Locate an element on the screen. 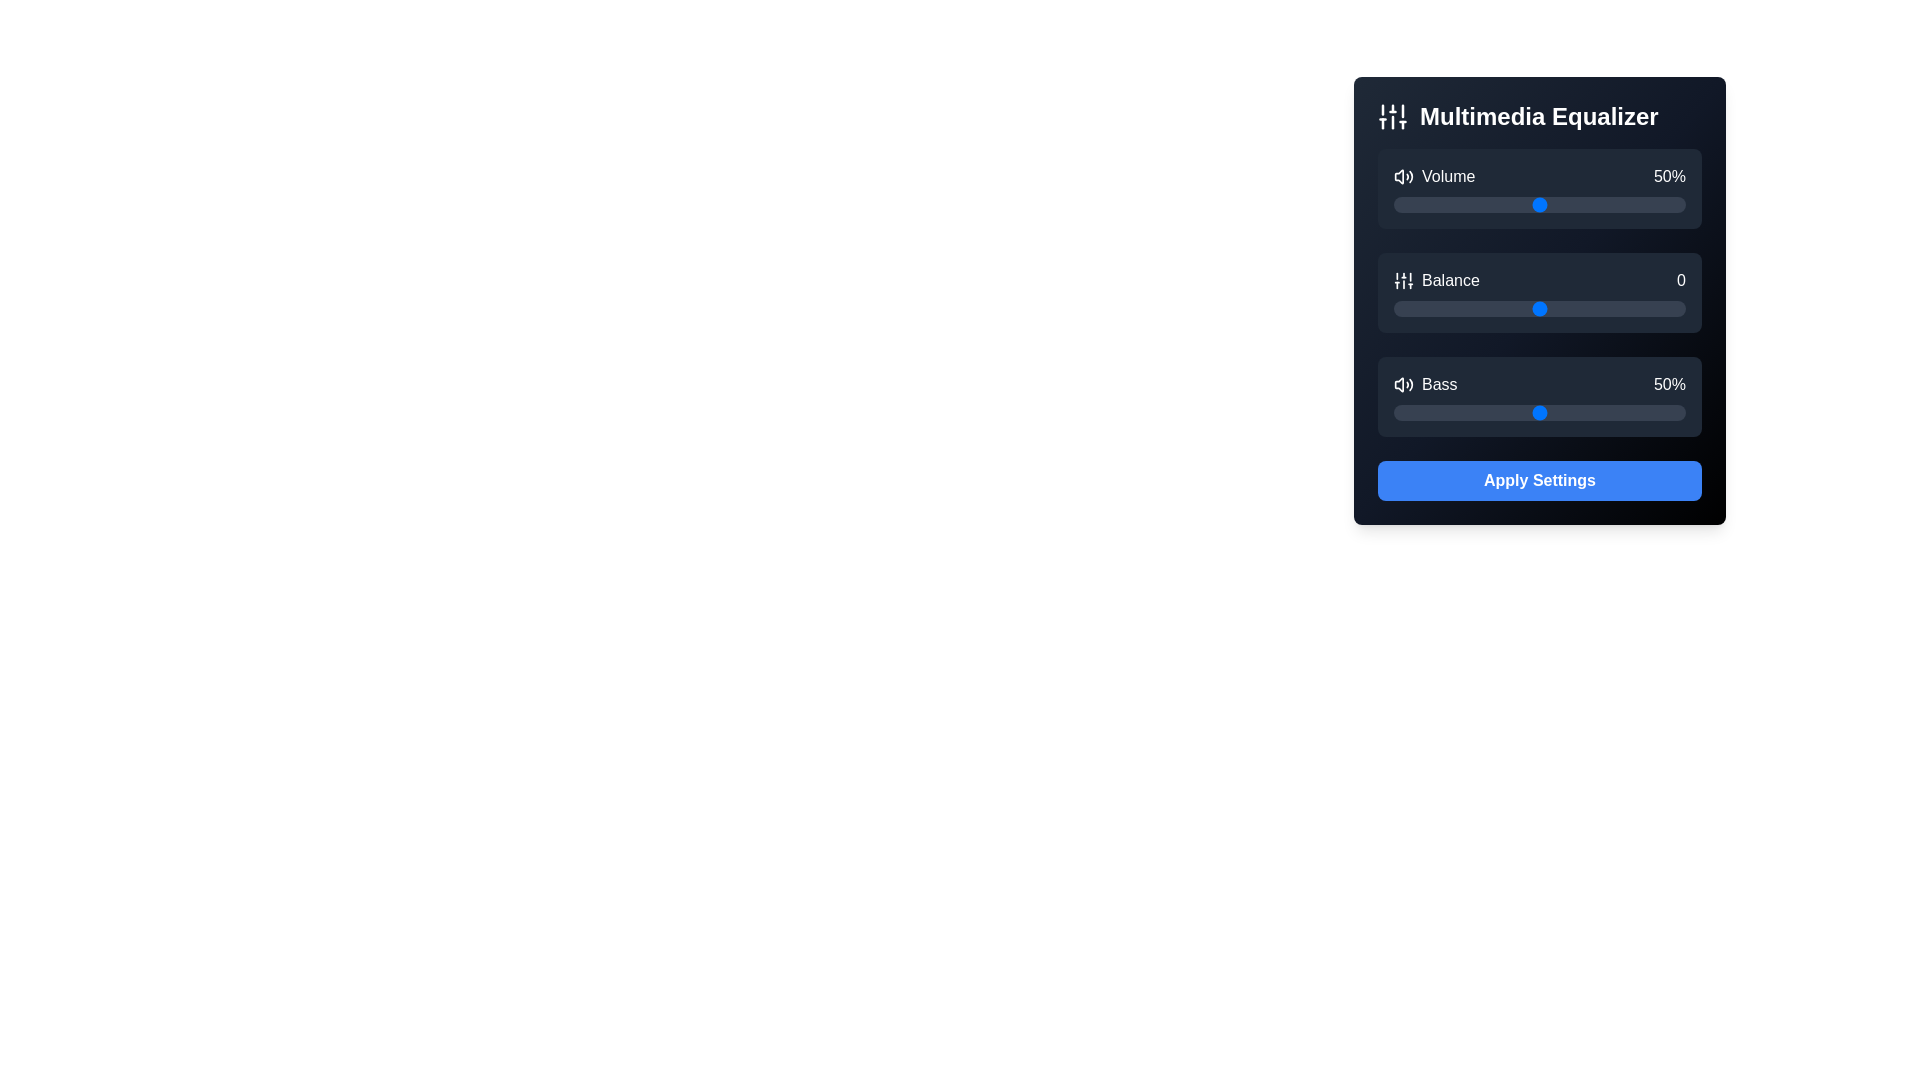 Image resolution: width=1920 pixels, height=1080 pixels. the volume level is located at coordinates (1524, 204).